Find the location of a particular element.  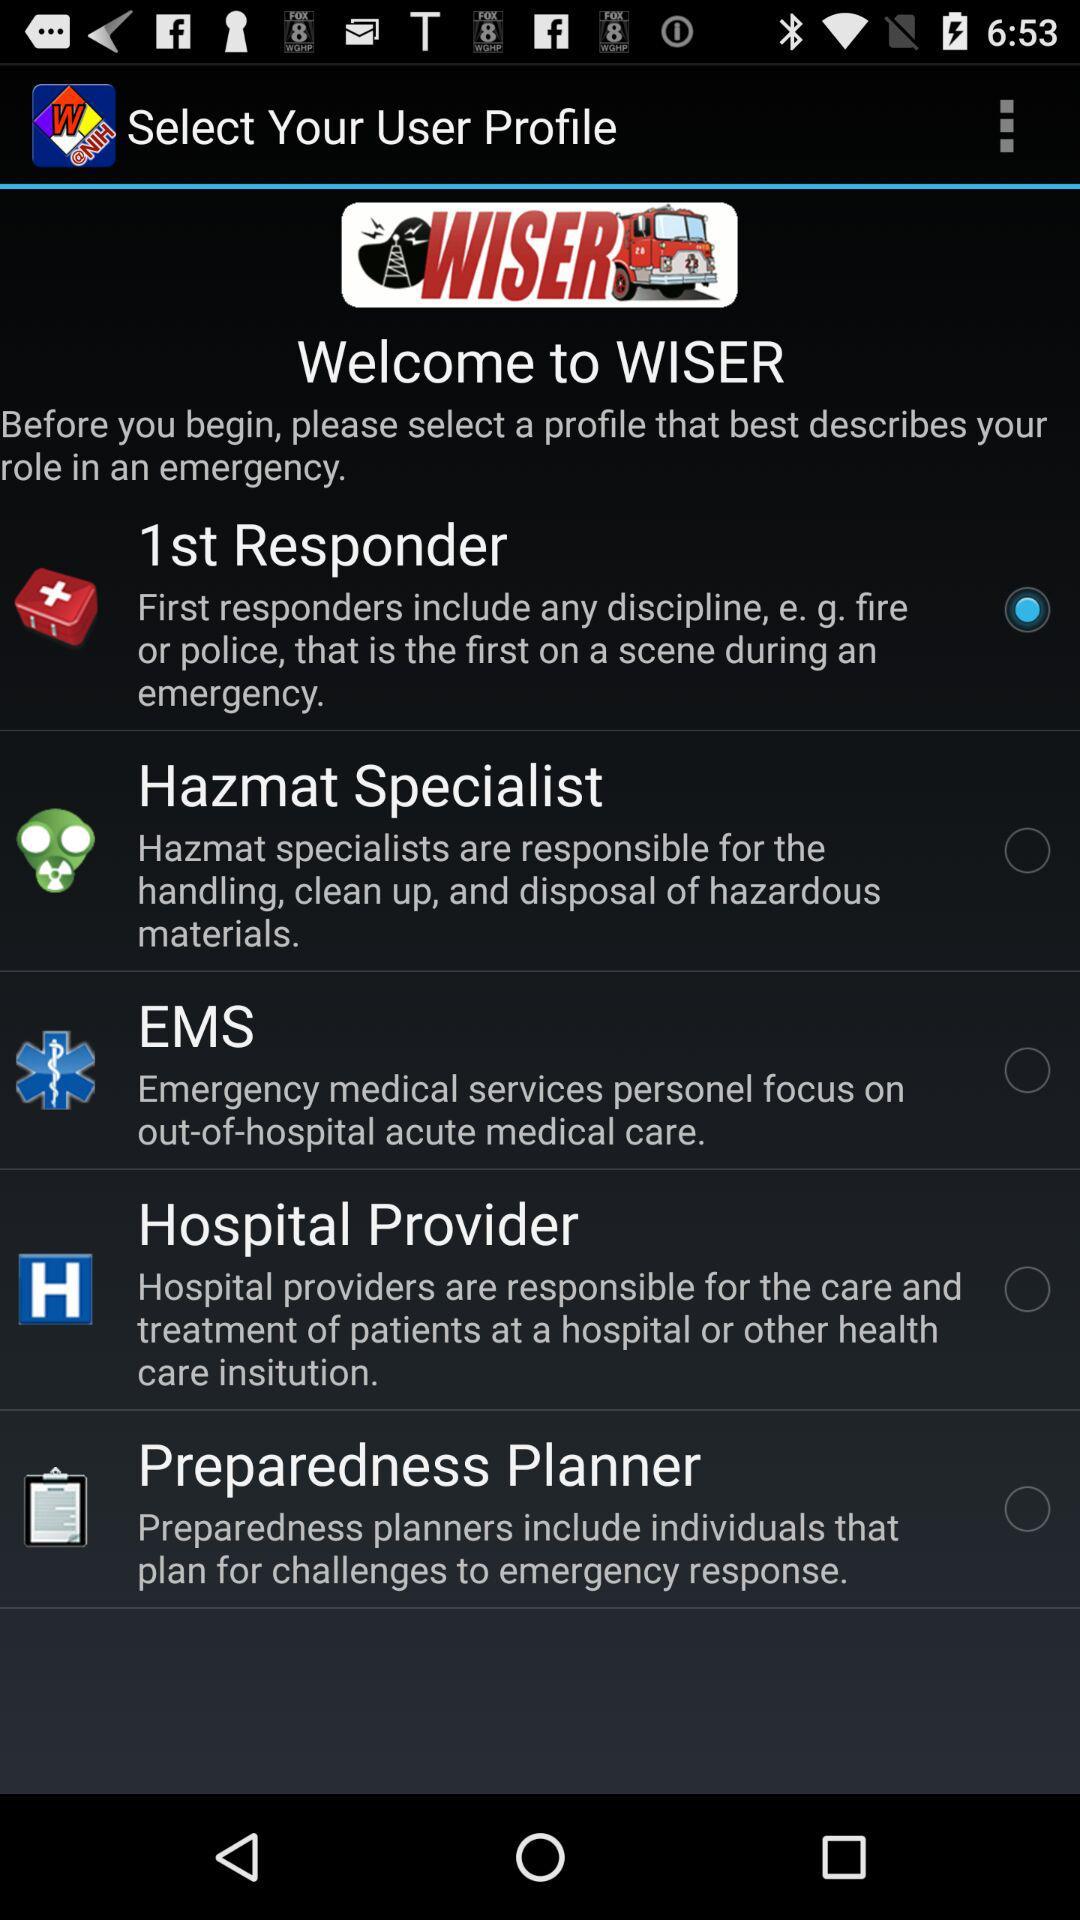

item below the 1st responder app is located at coordinates (554, 648).